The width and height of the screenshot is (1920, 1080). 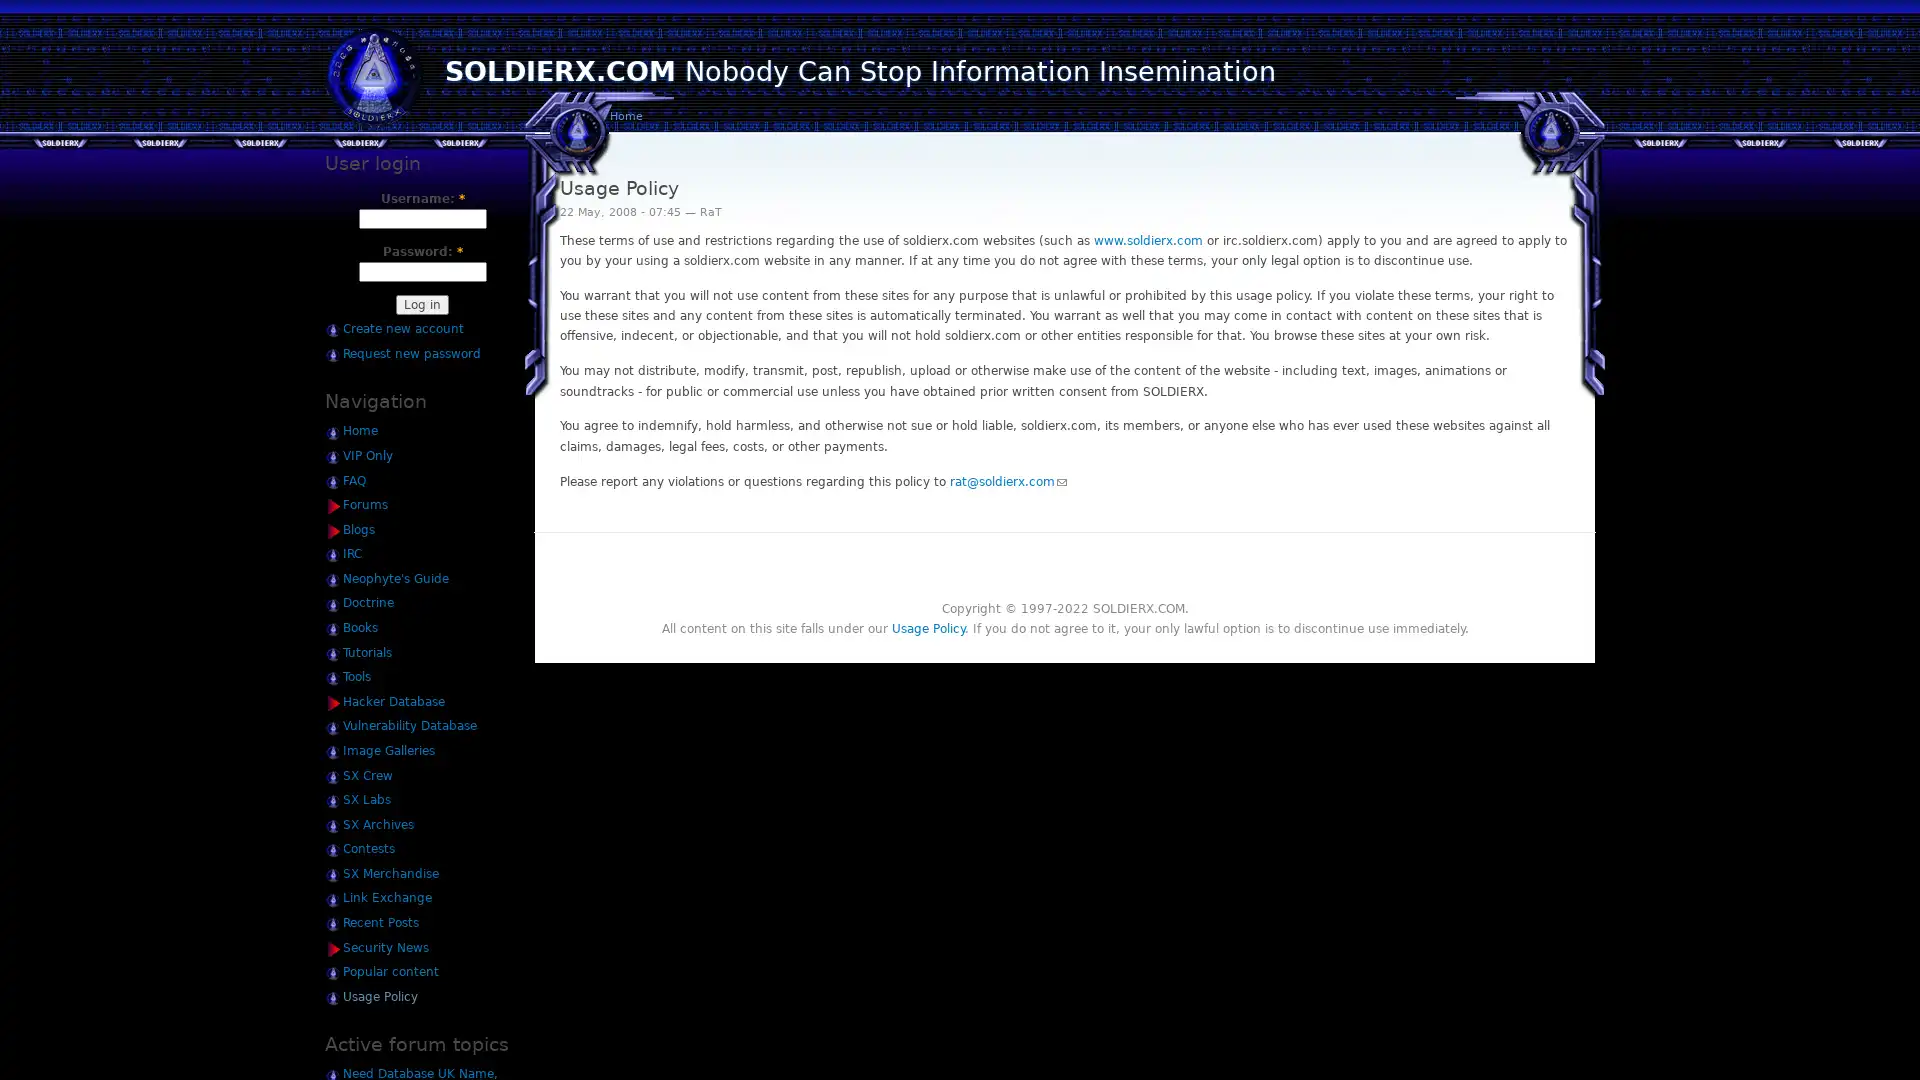 I want to click on Log in, so click(x=421, y=304).